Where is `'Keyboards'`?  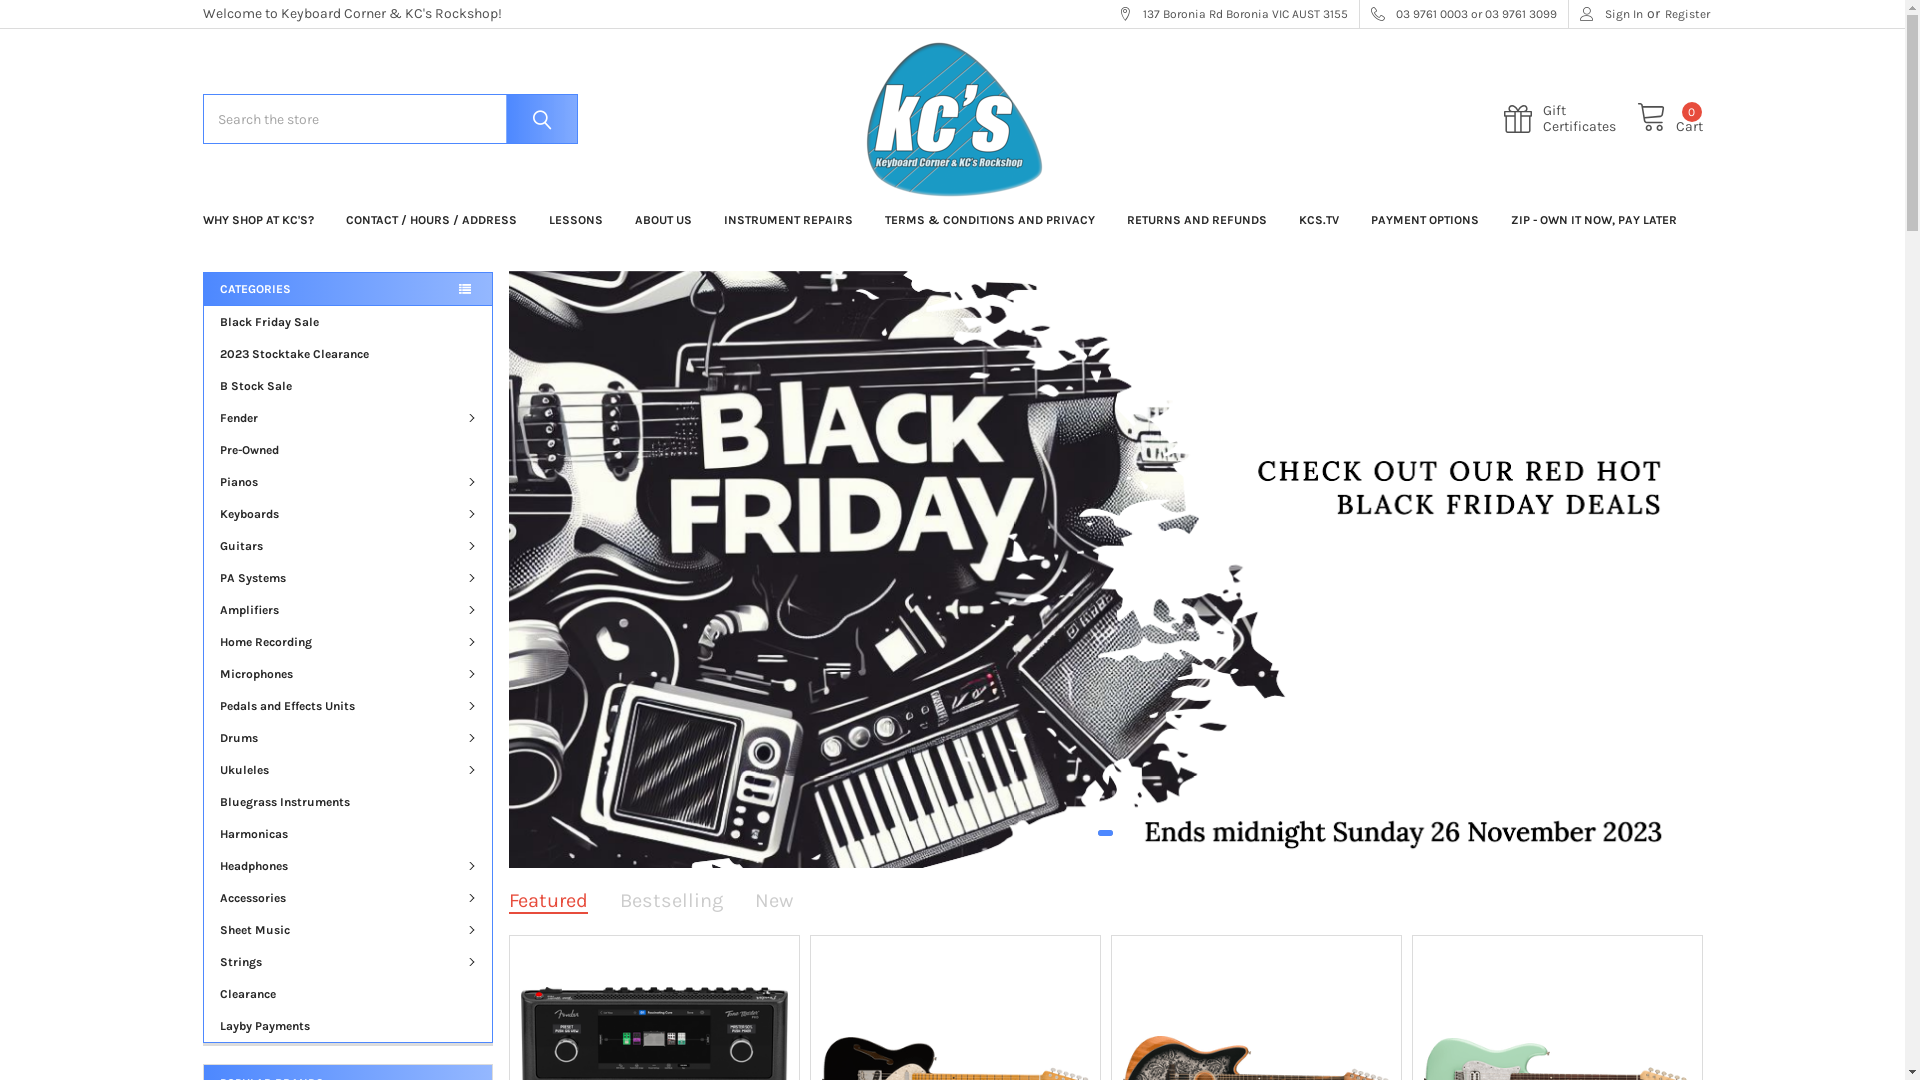 'Keyboards' is located at coordinates (347, 512).